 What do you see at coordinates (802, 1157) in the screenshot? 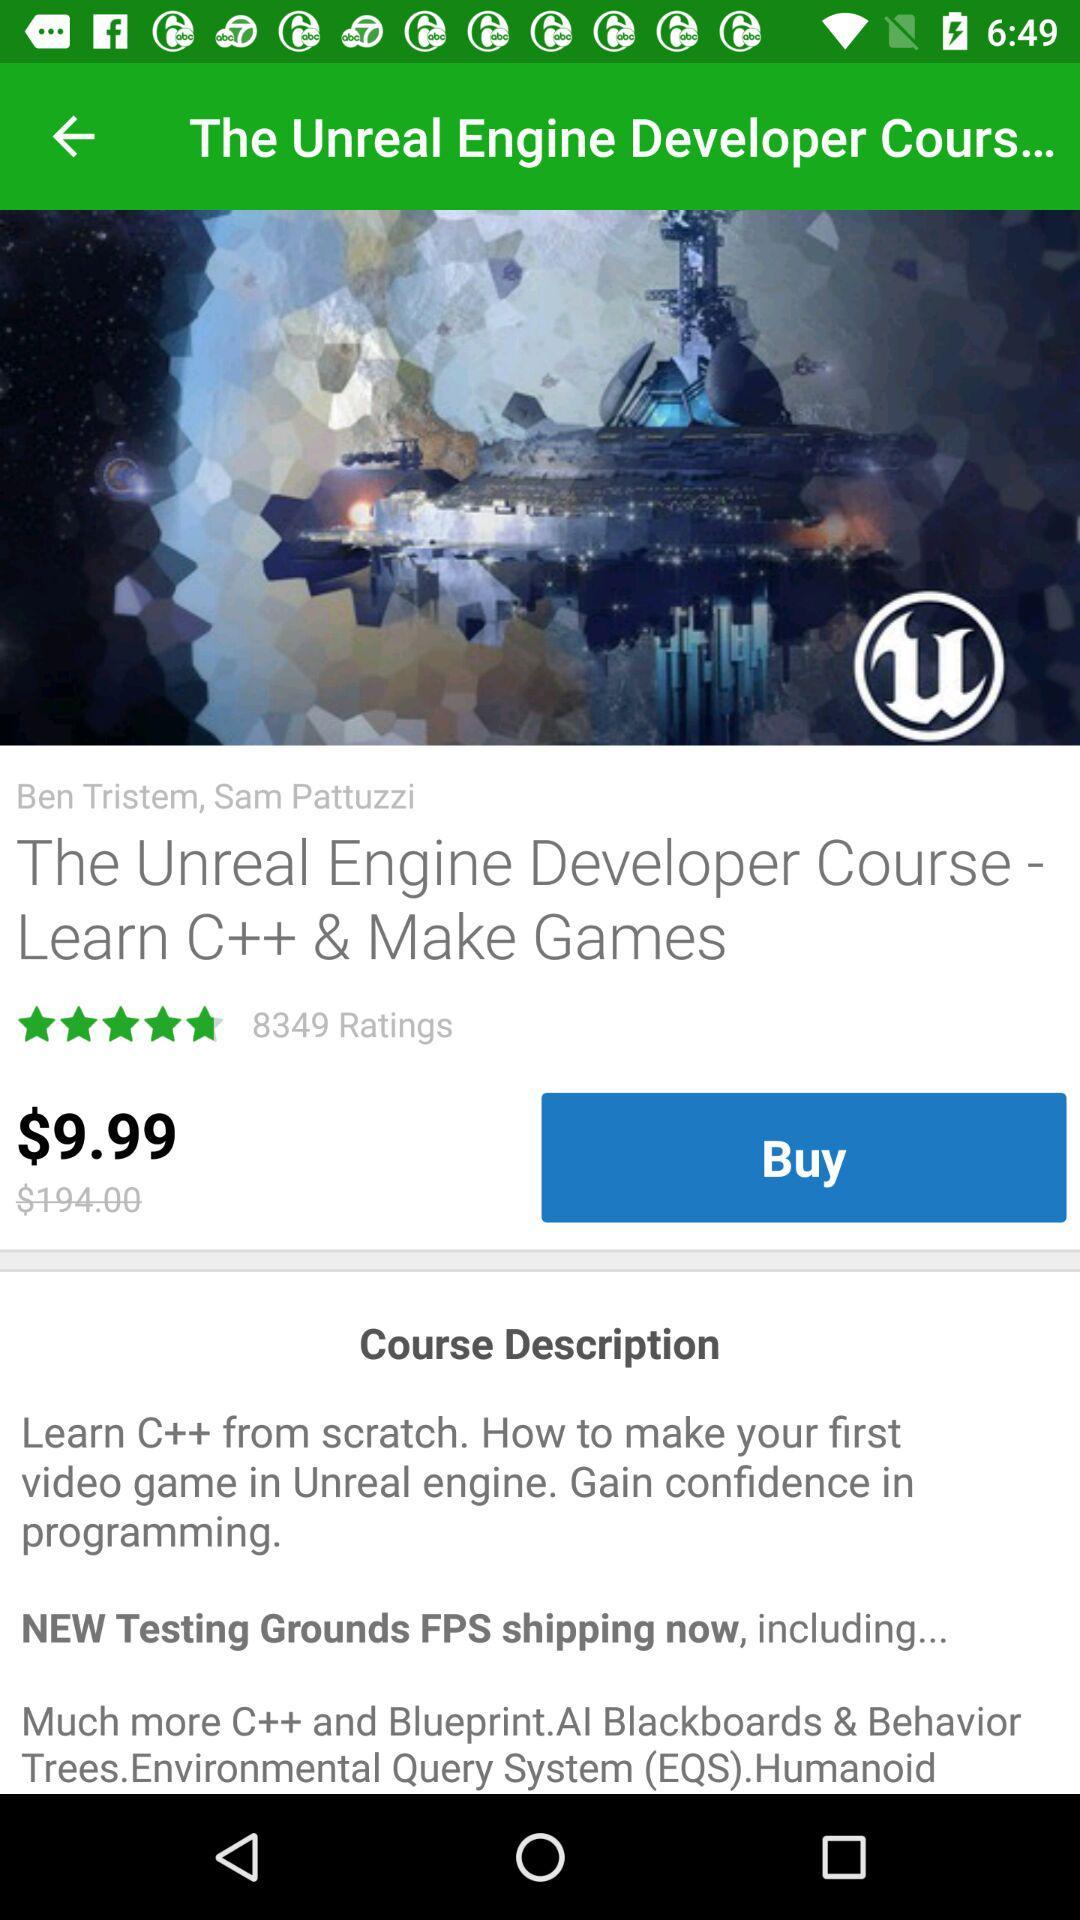
I see `buy` at bounding box center [802, 1157].